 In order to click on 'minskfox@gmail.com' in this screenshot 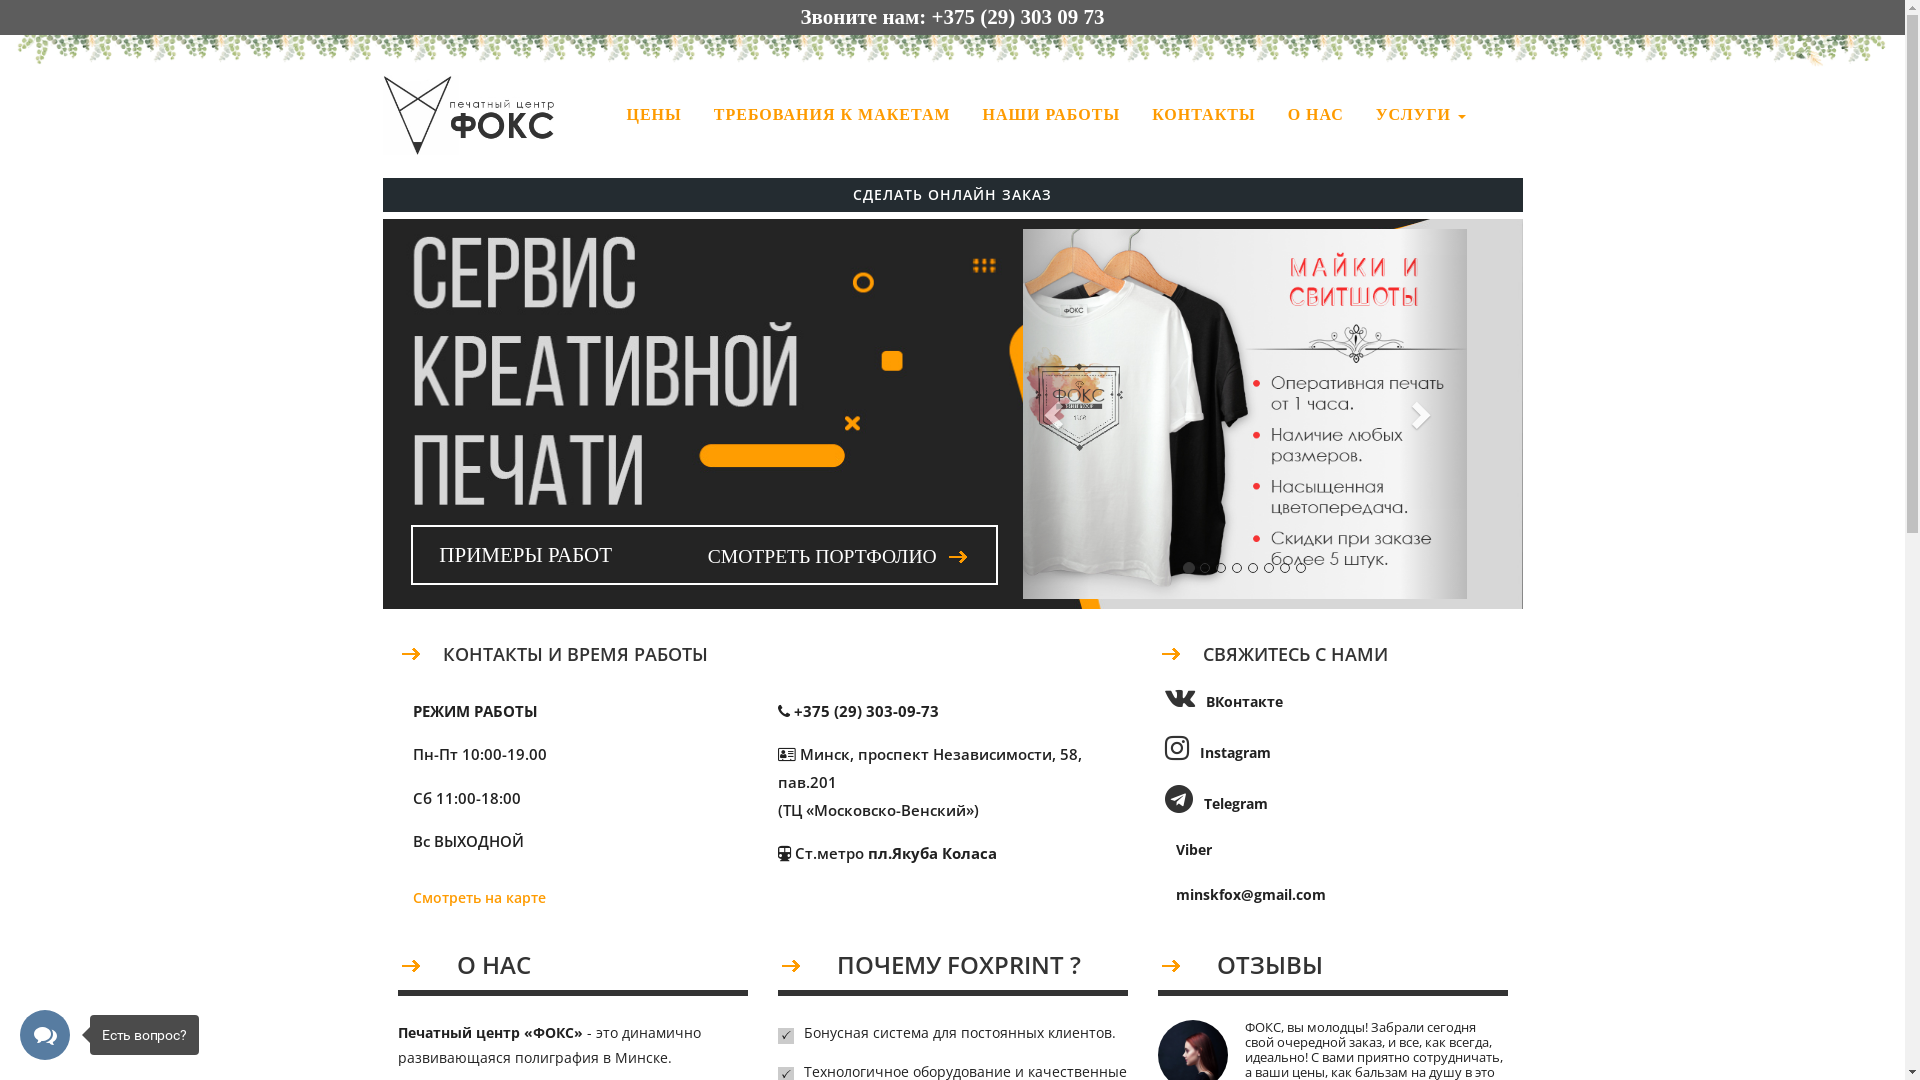, I will do `click(1241, 893)`.